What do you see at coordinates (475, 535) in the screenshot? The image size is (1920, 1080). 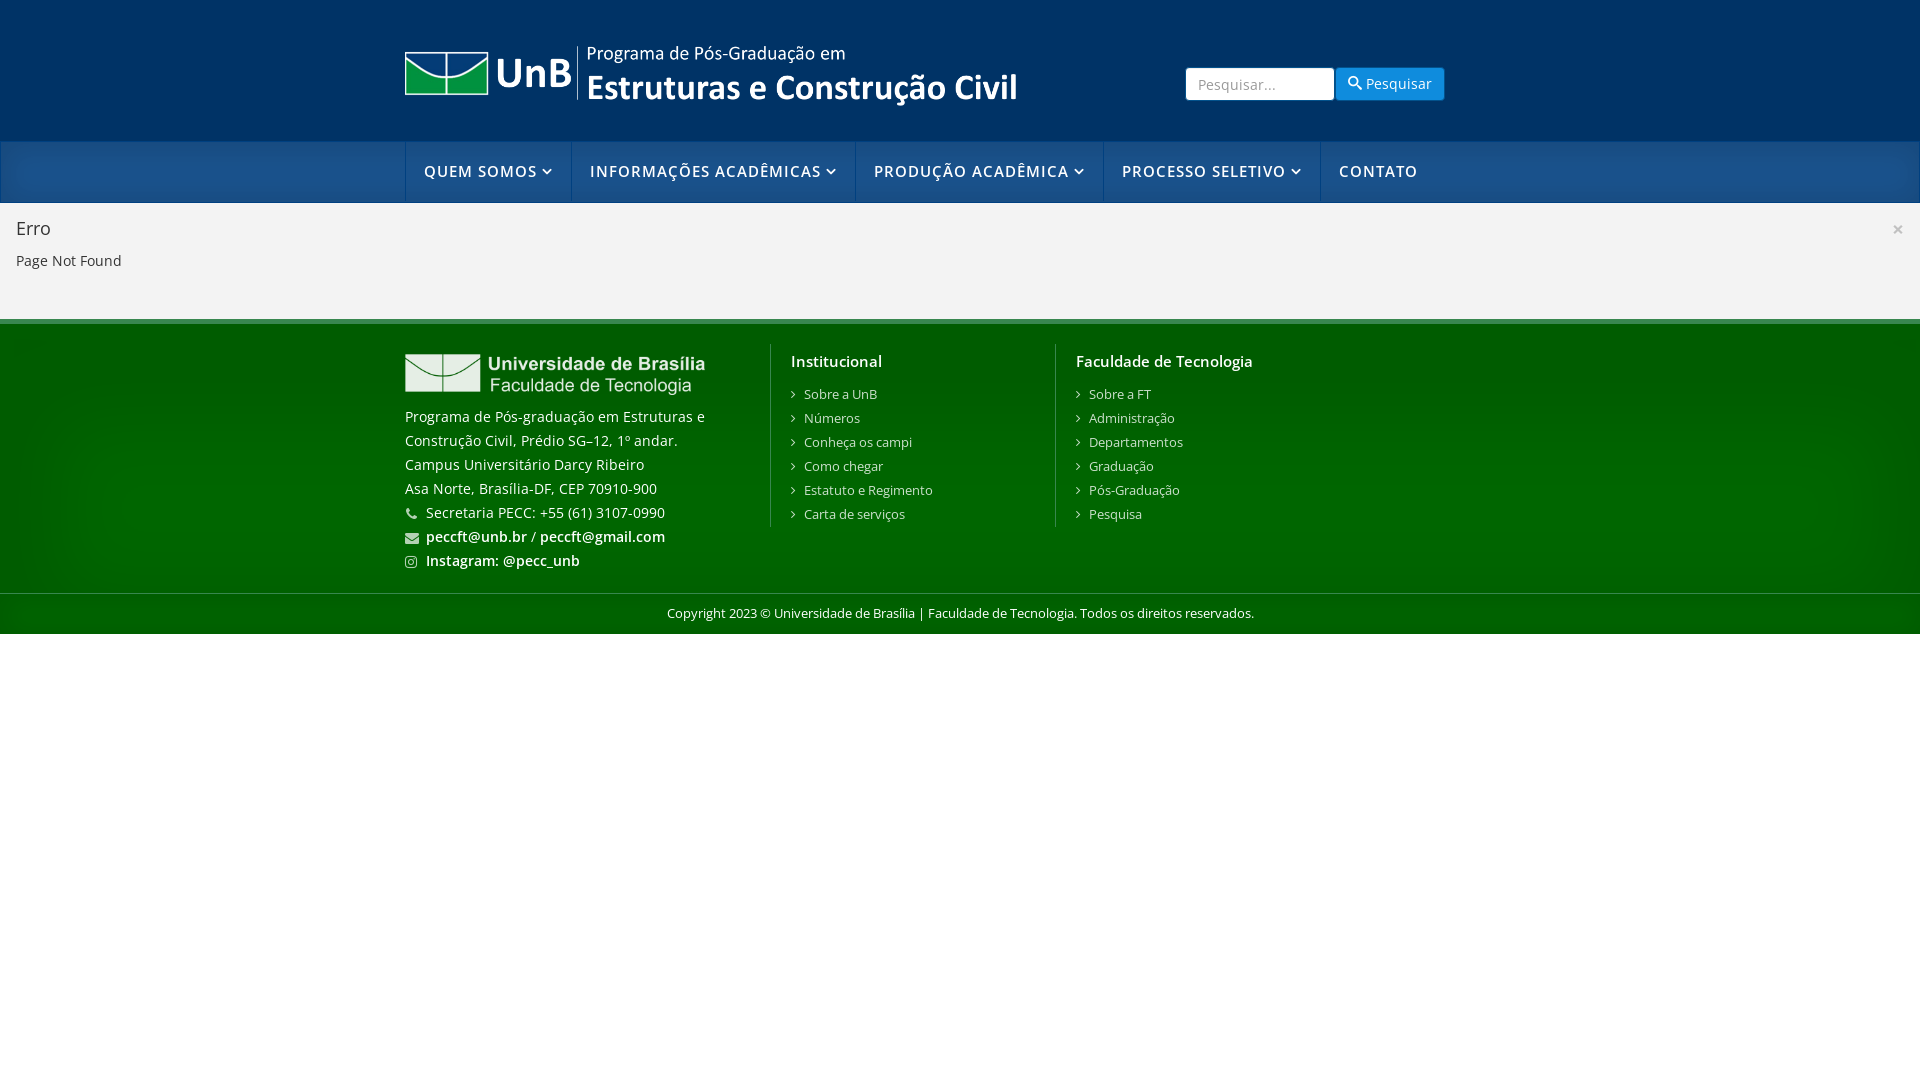 I see `'peccft@unb.br'` at bounding box center [475, 535].